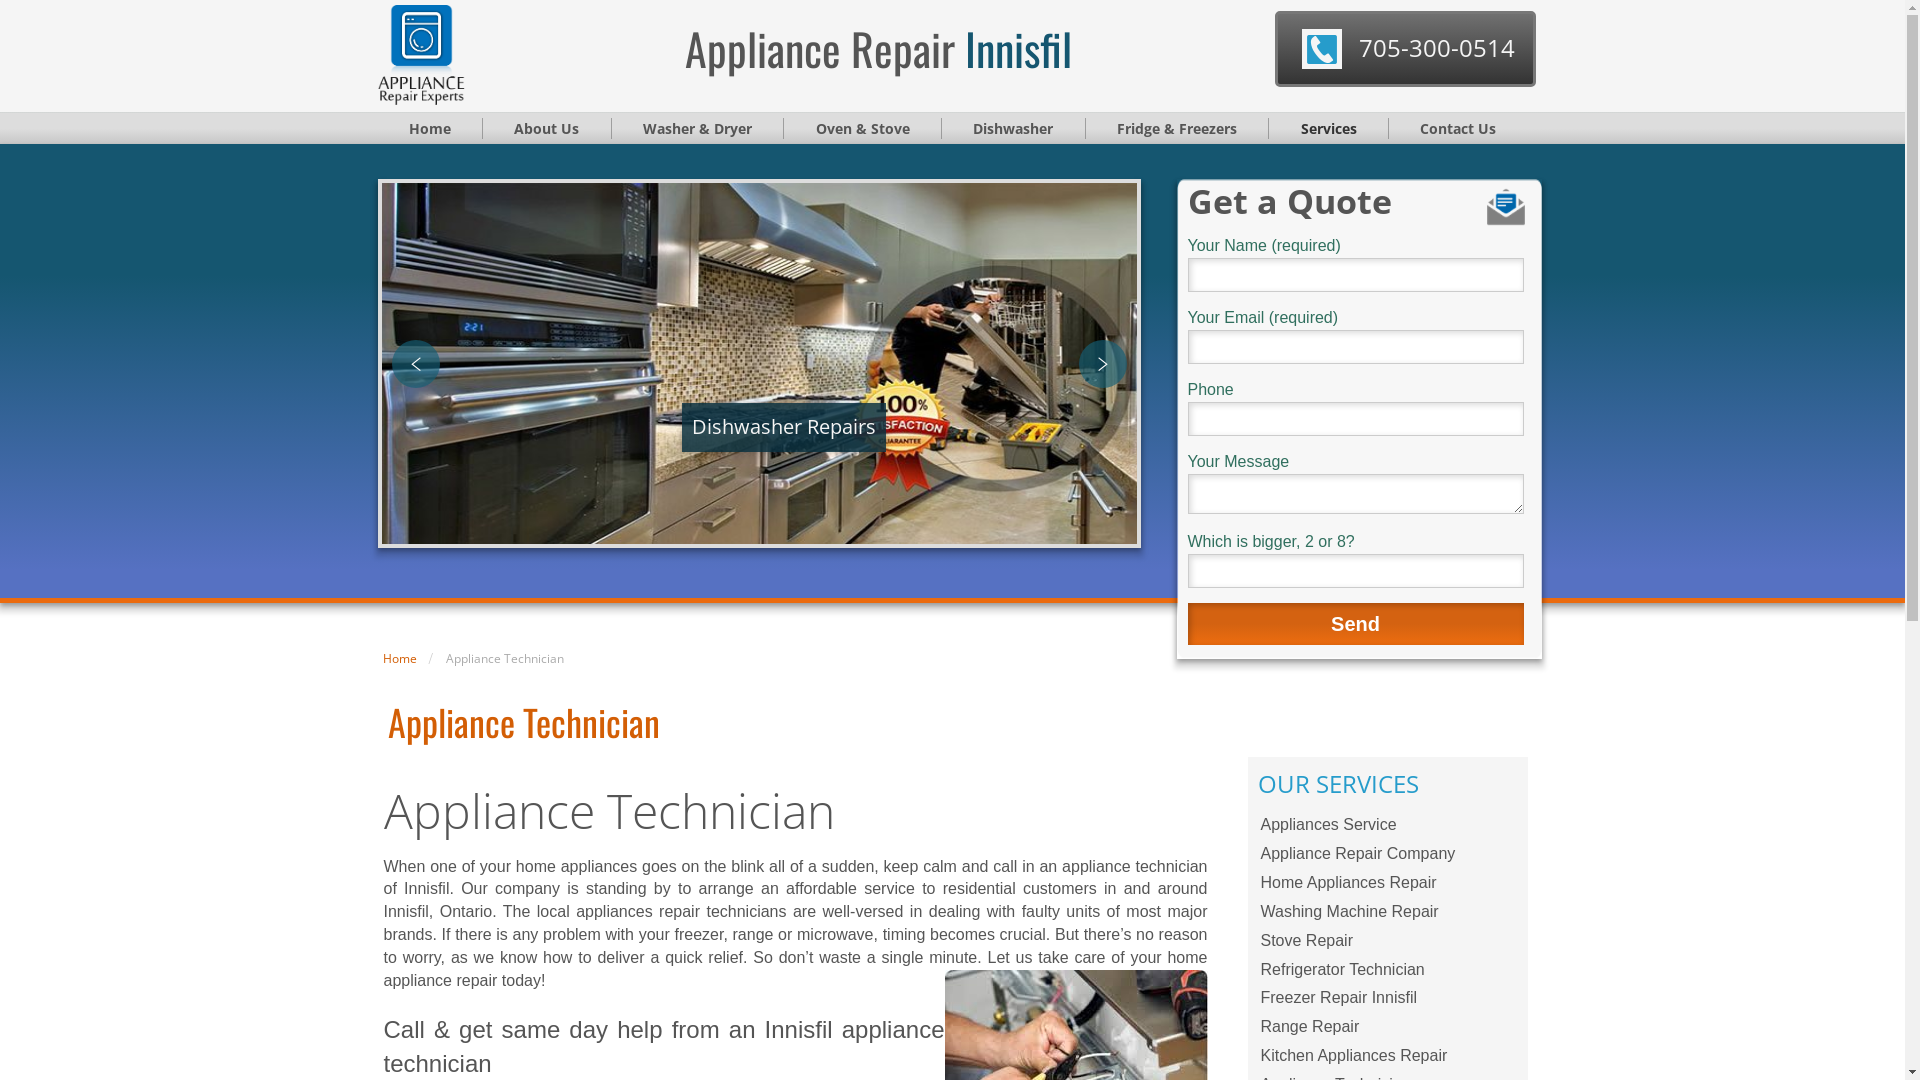  I want to click on 'Send', so click(1356, 623).